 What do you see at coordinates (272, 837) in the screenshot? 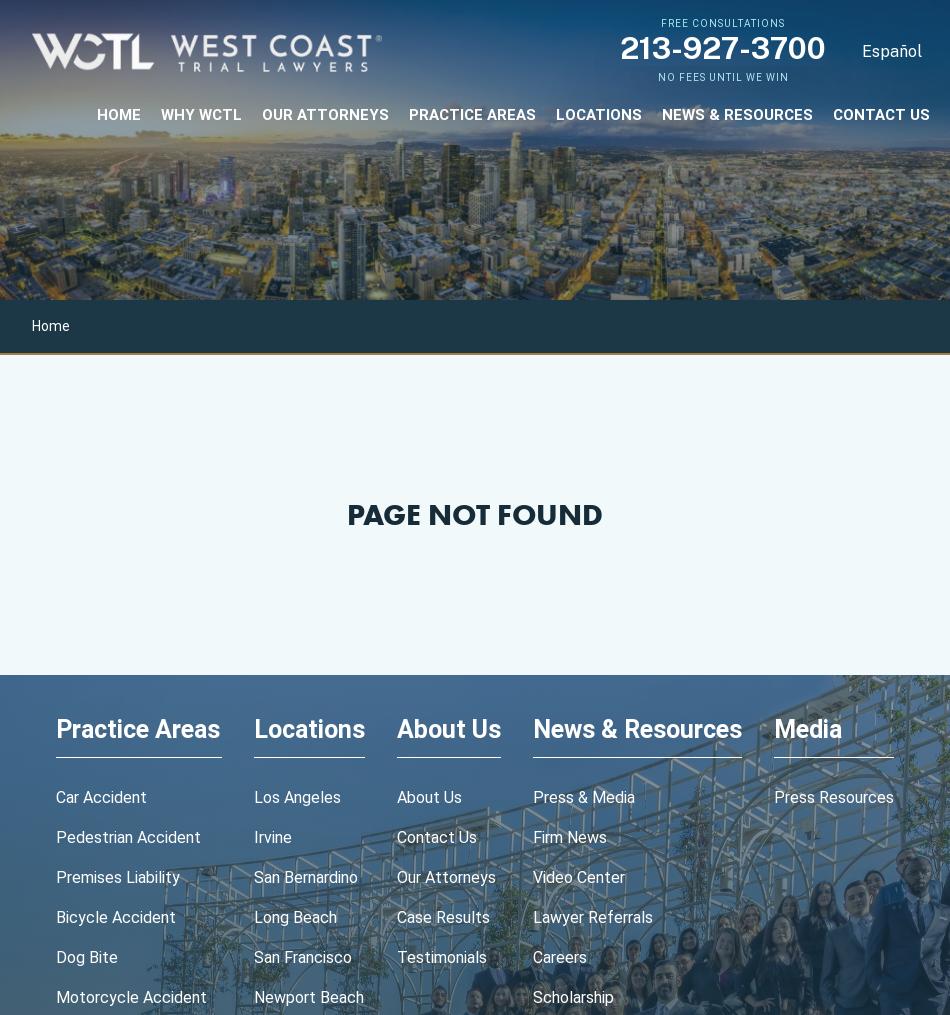
I see `'Irvine'` at bounding box center [272, 837].